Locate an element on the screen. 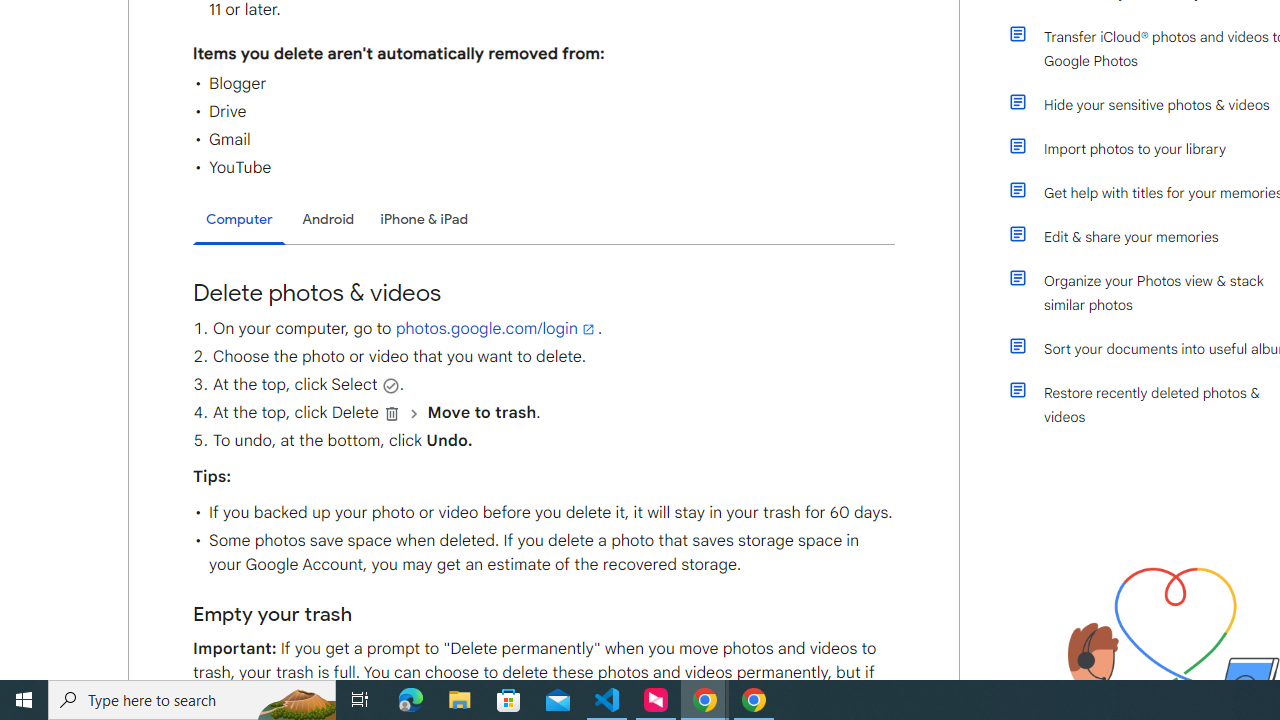 The height and width of the screenshot is (720, 1280). 'Android' is located at coordinates (328, 219).